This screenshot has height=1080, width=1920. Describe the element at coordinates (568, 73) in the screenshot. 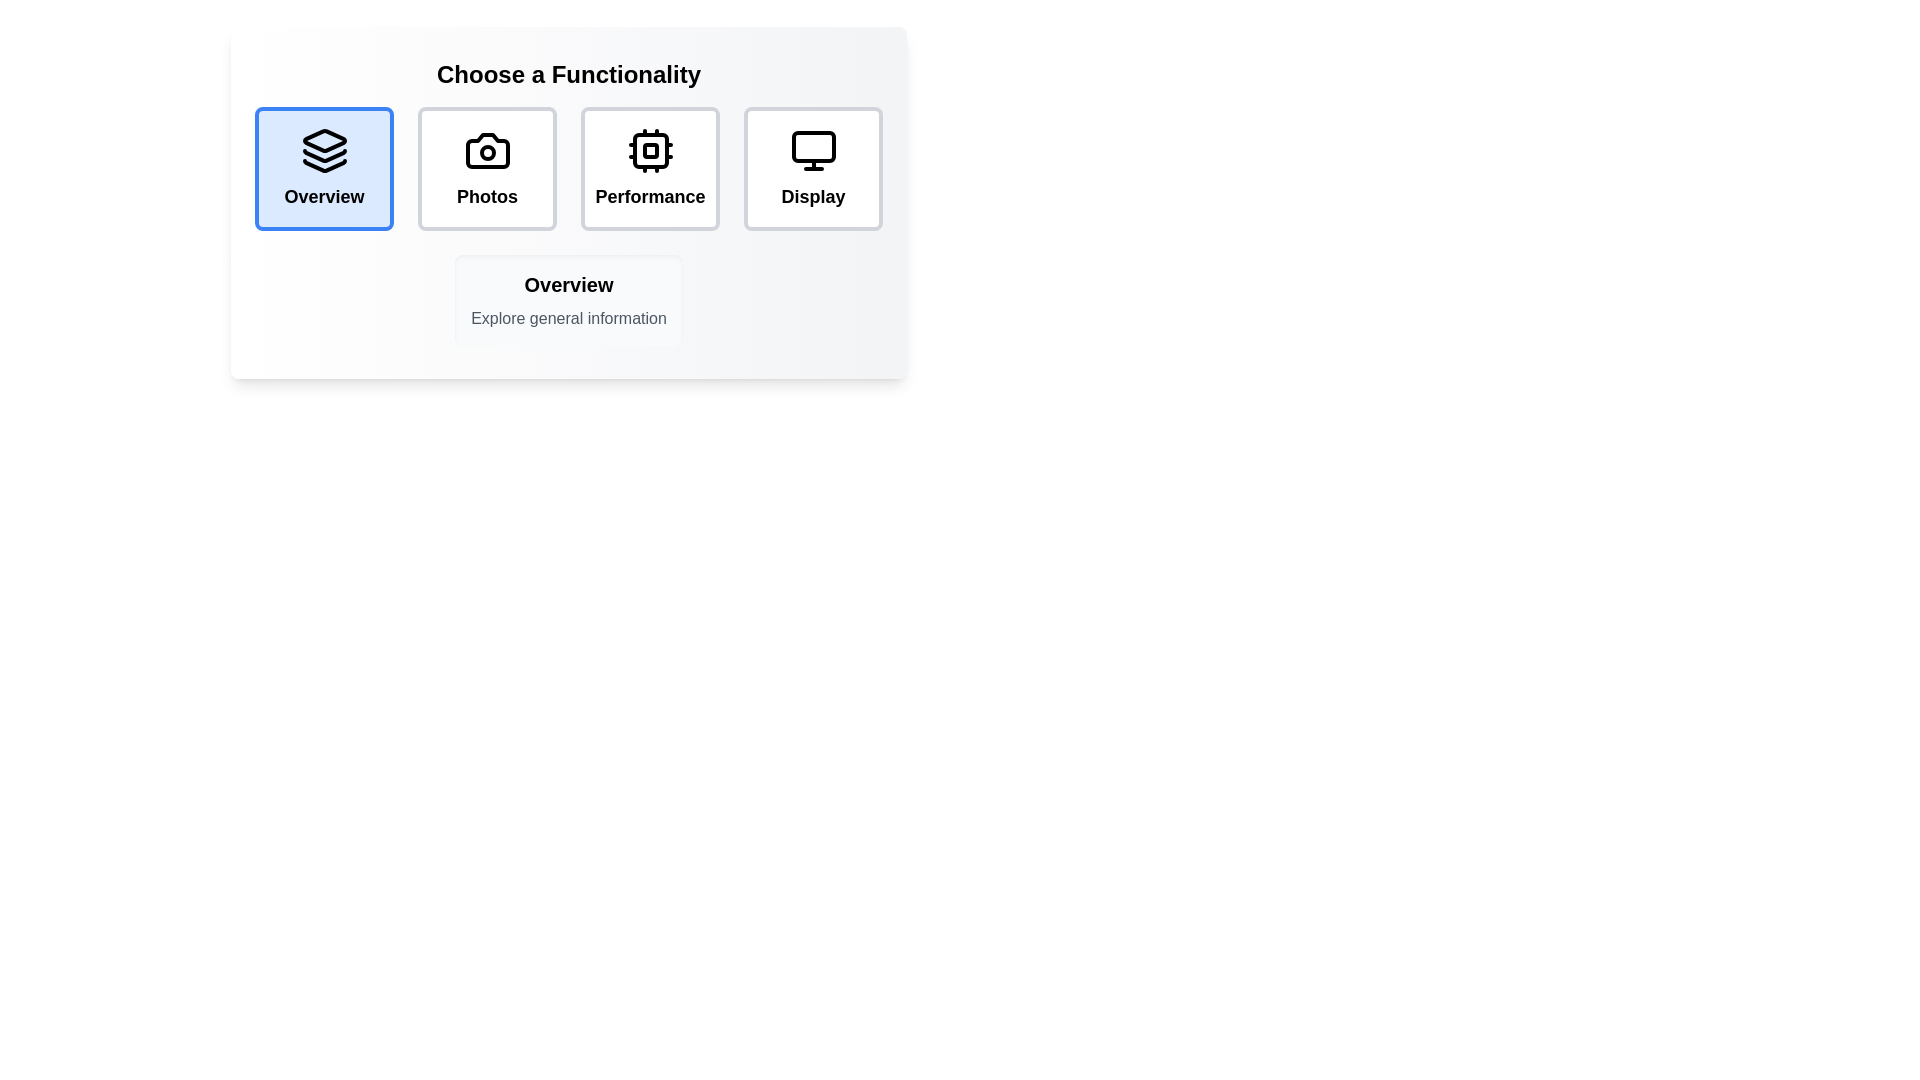

I see `the static text element that serves as a heading for the section, located at the top-center of the interface above the grid of options` at that location.